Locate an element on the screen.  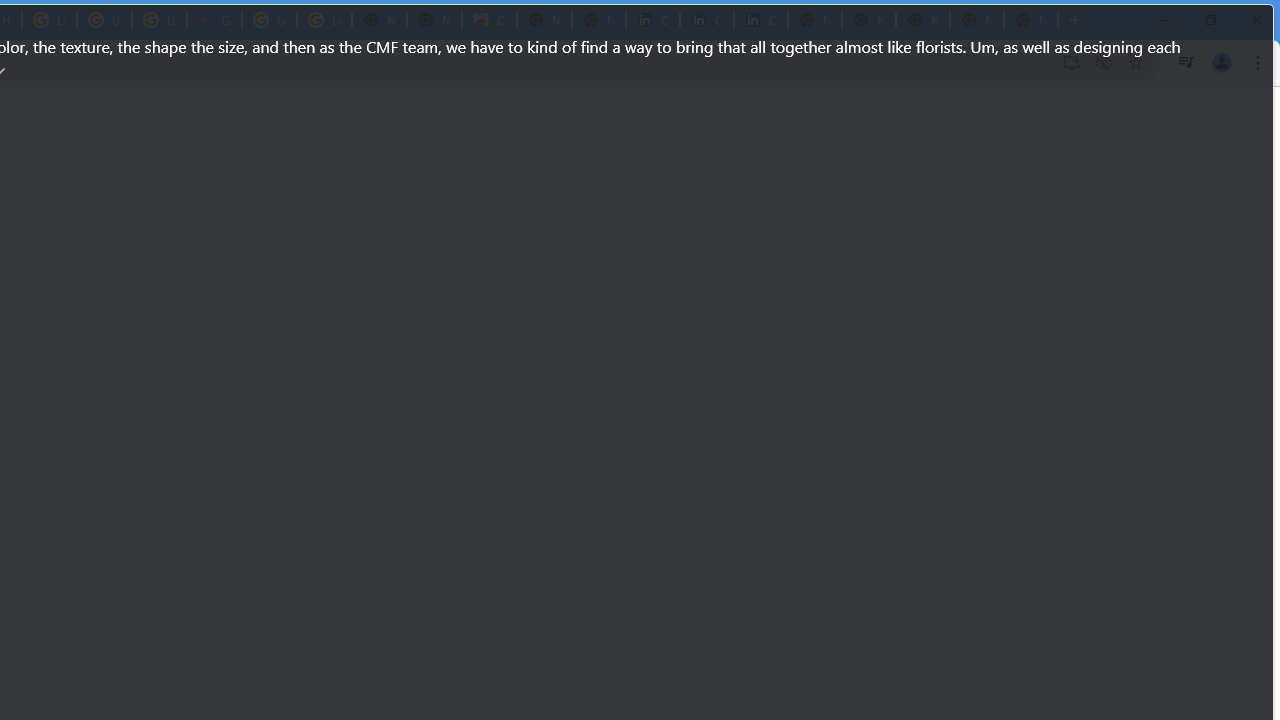
'New Tab' is located at coordinates (1031, 20).